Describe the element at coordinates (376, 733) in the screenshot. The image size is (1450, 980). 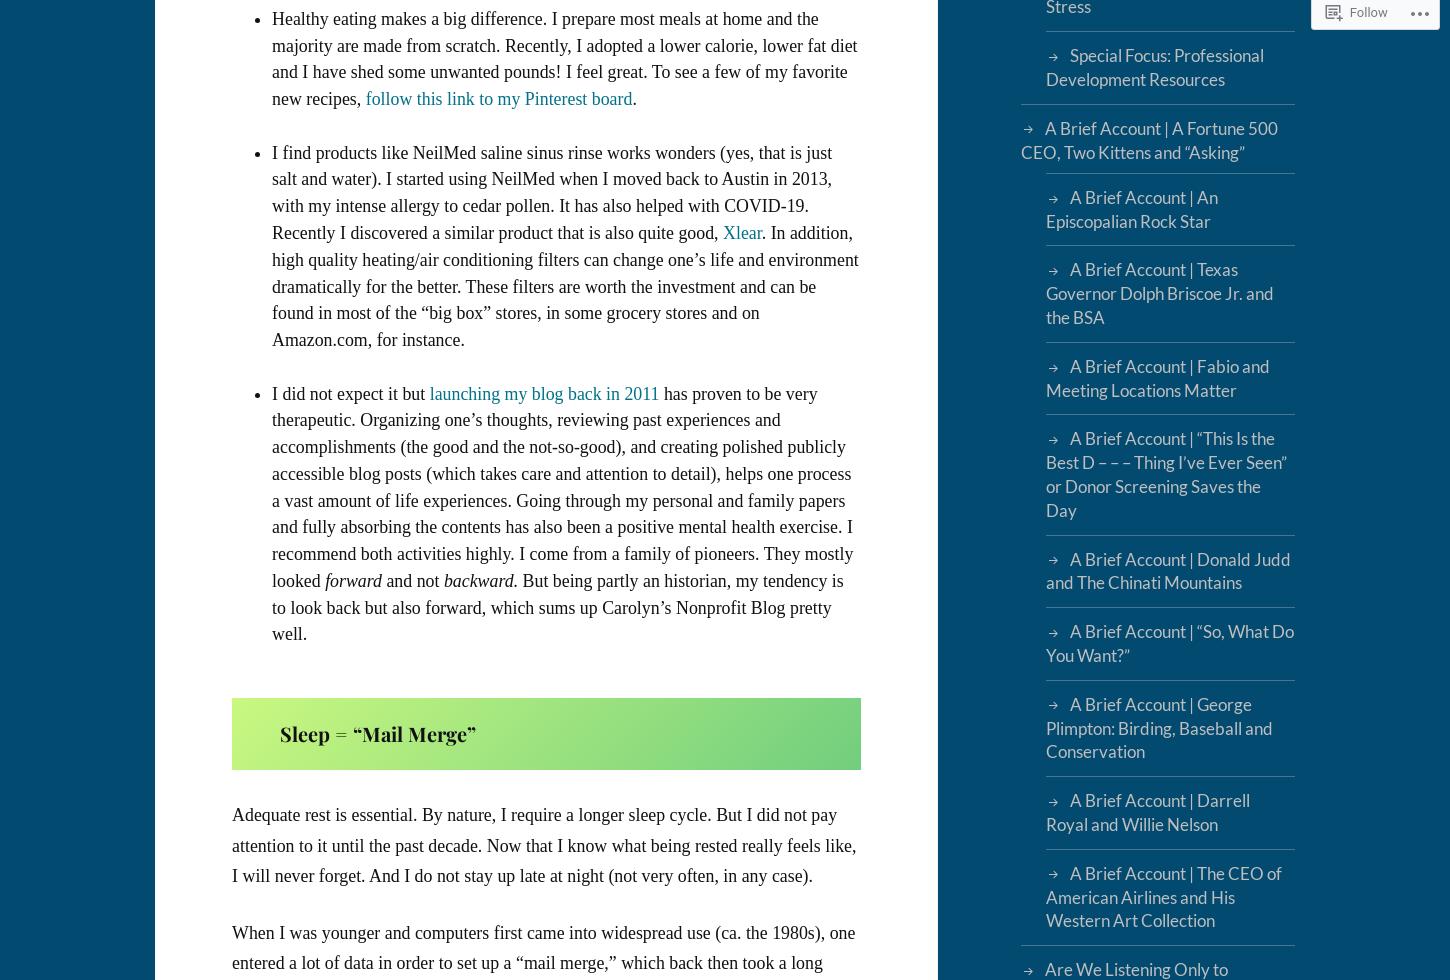
I see `'Sleep = “Mail Merge”'` at that location.